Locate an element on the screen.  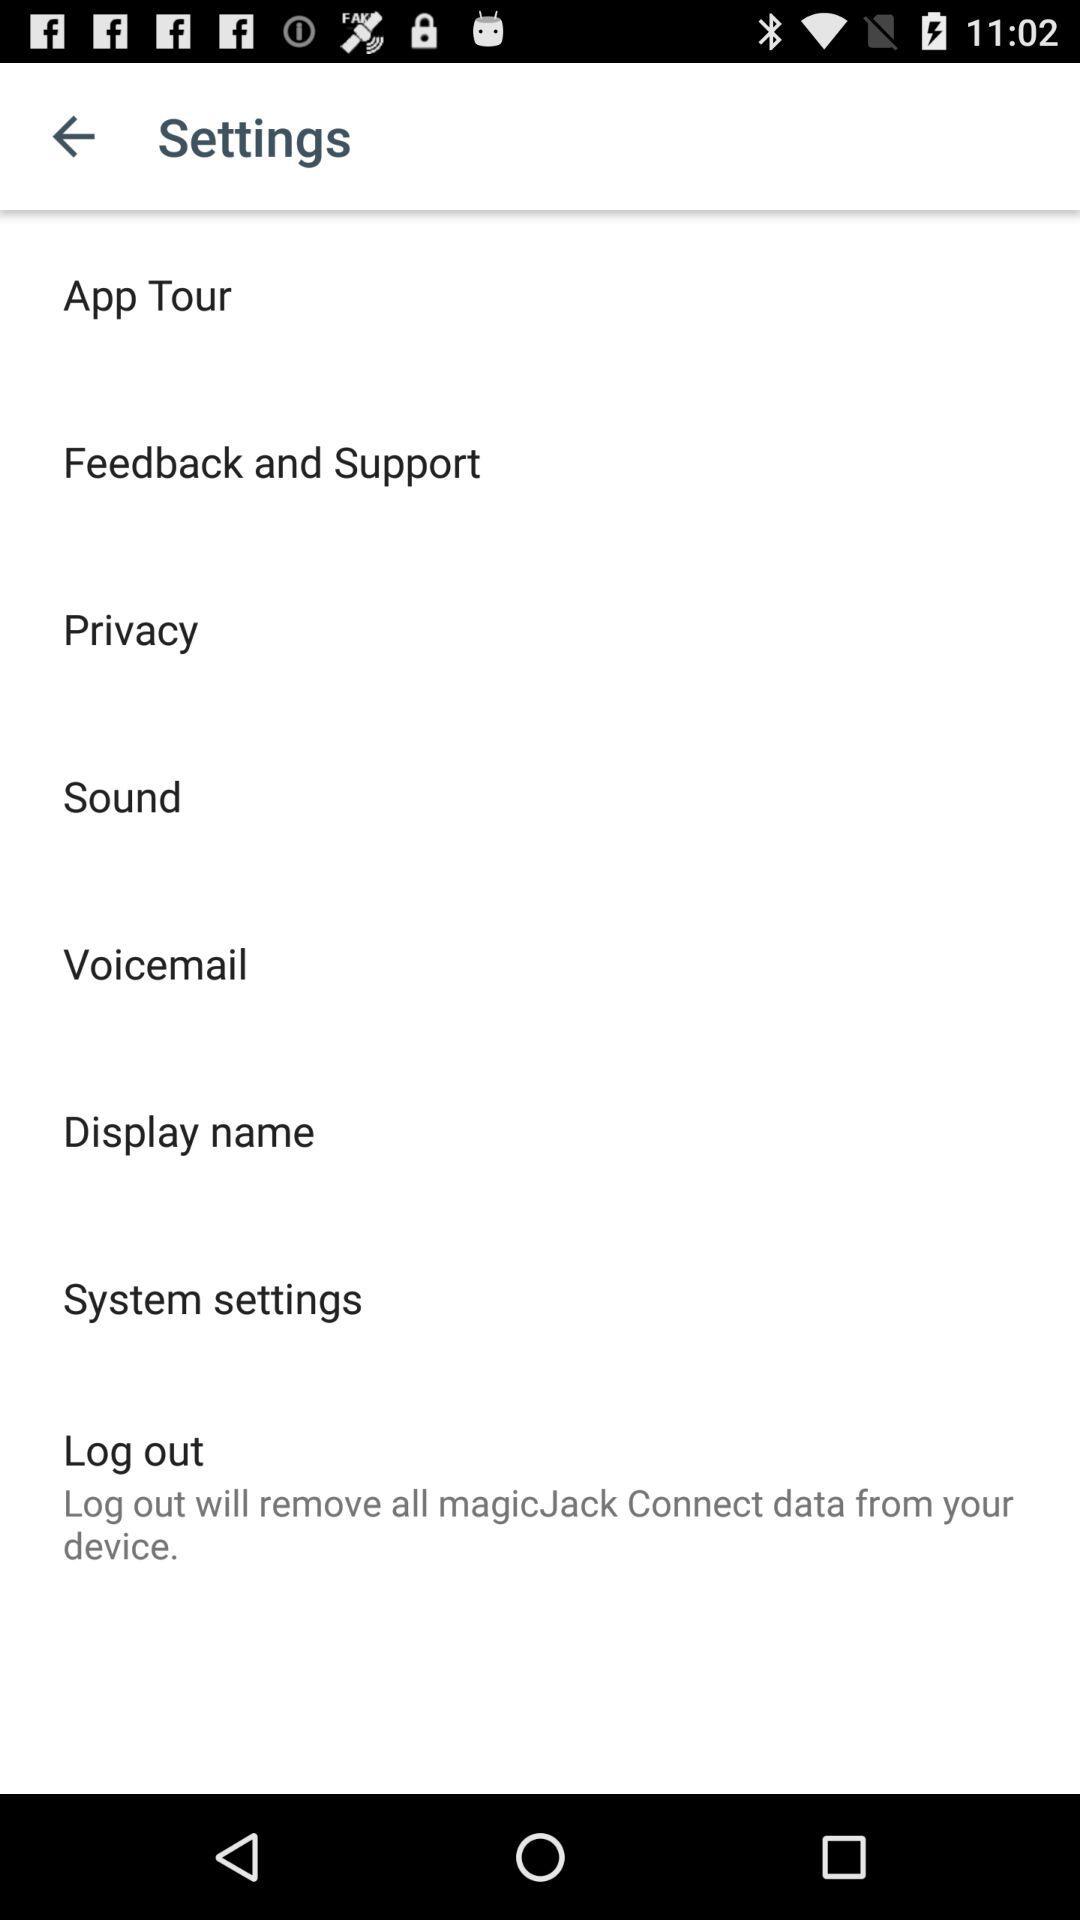
the app to the left of settings icon is located at coordinates (72, 135).